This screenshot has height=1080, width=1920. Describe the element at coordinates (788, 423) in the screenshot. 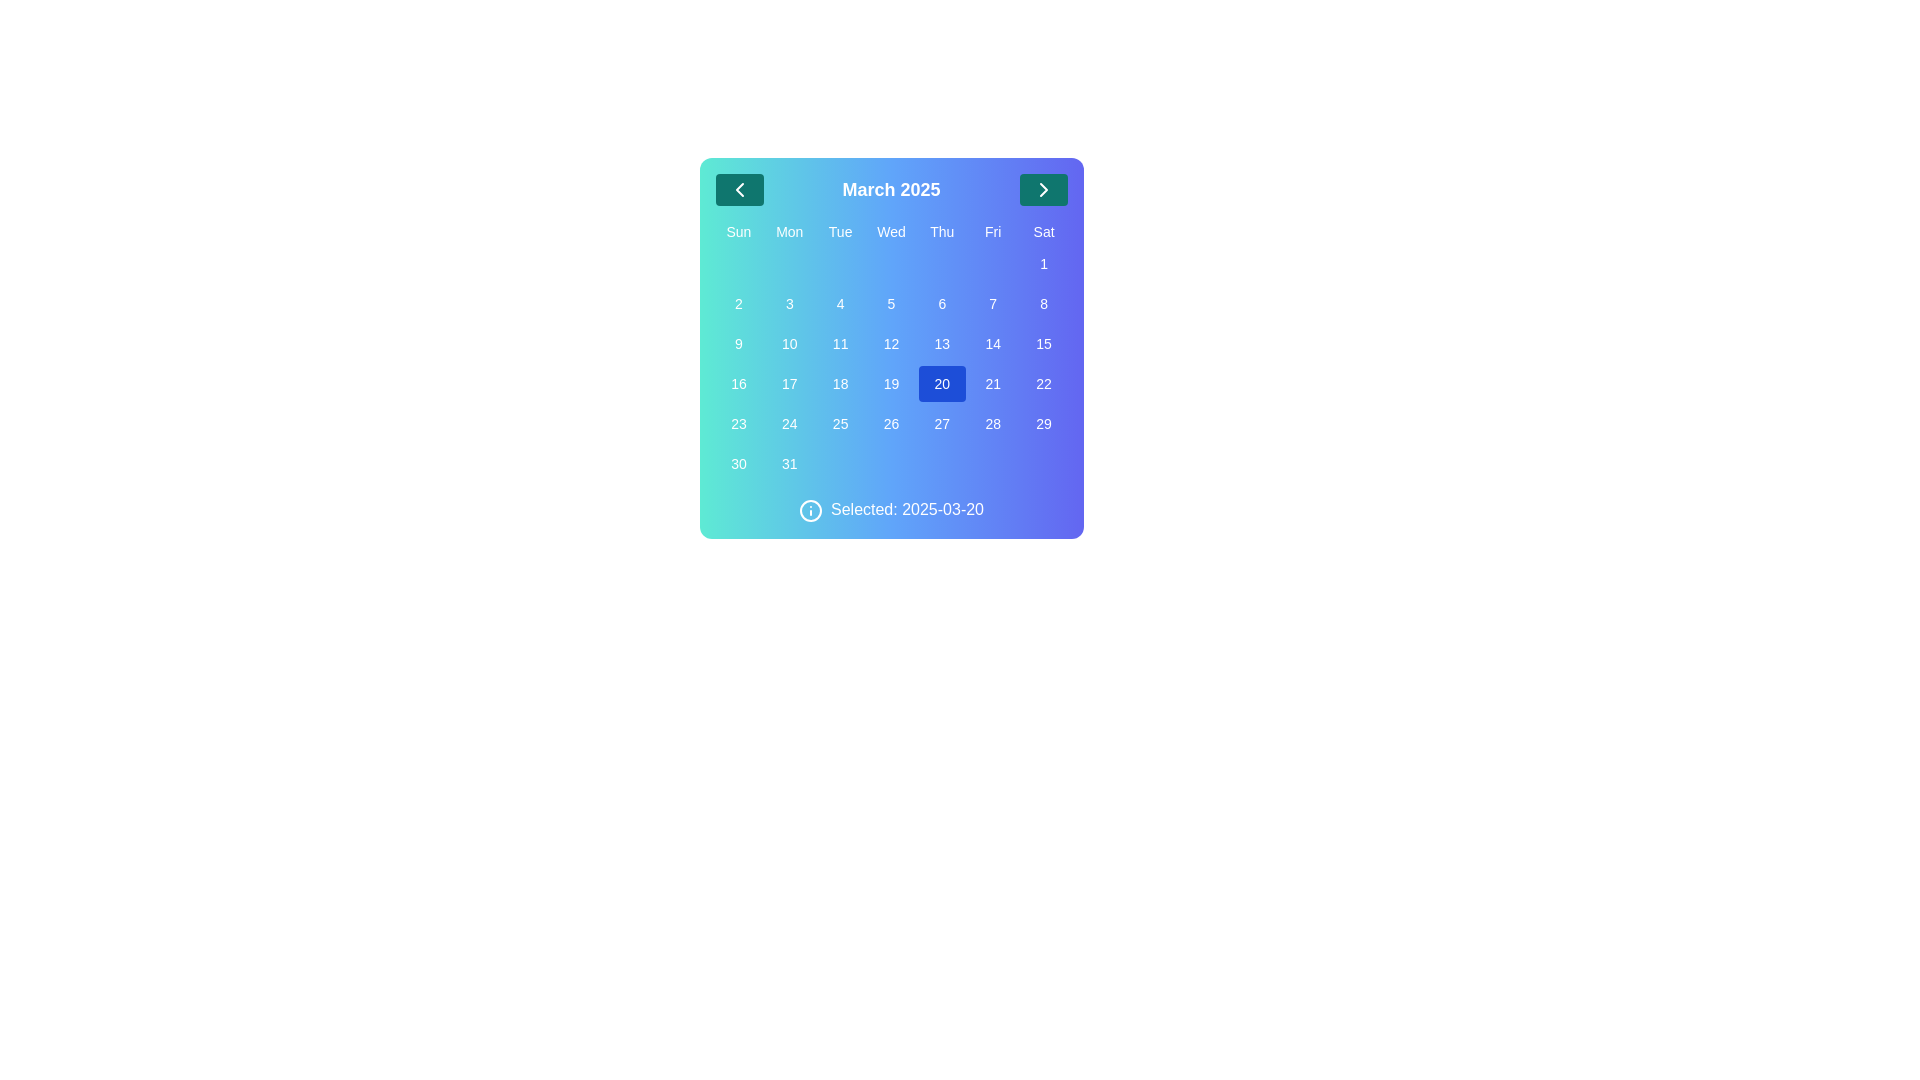

I see `the calendar cell displaying the number '24'` at that location.